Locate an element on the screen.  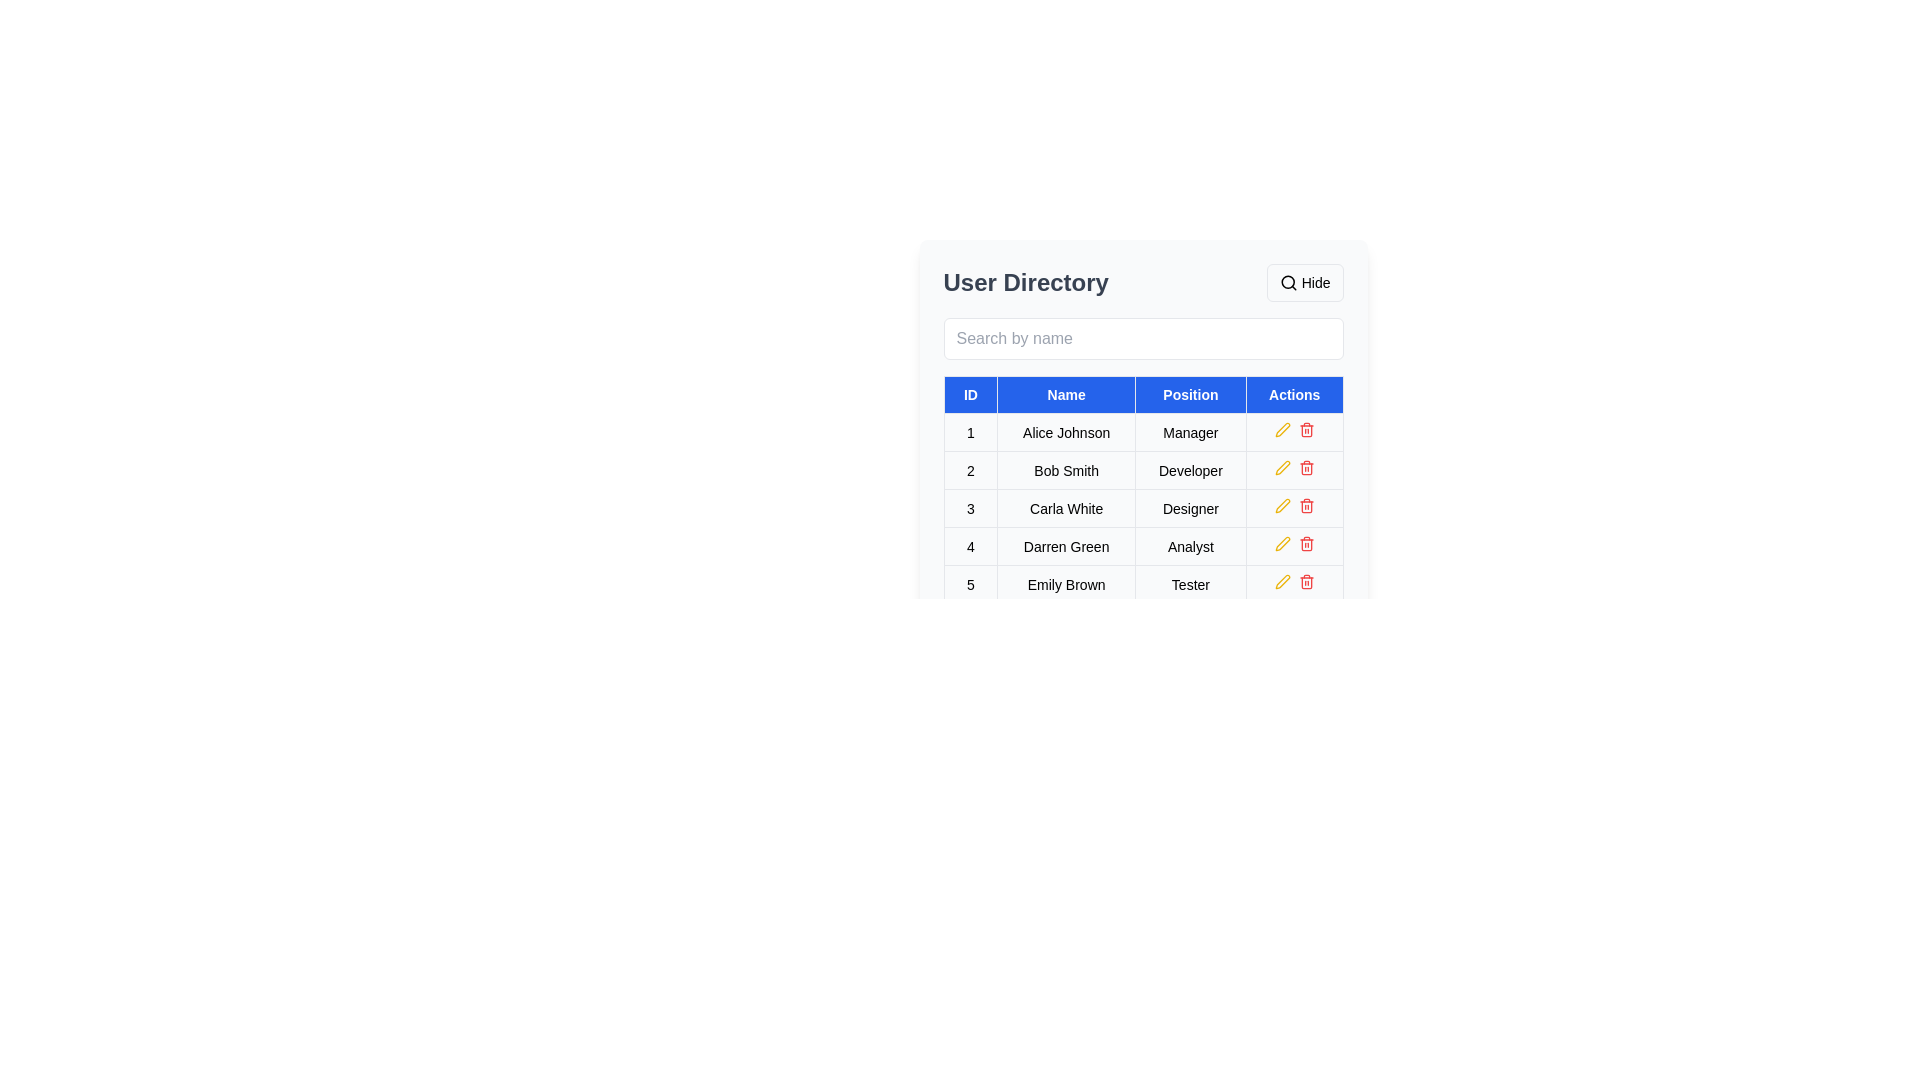
the trash bin icon button located in the last cell of the 'Actions' column in the 'User Directory' table to initiate the delete action is located at coordinates (1294, 584).